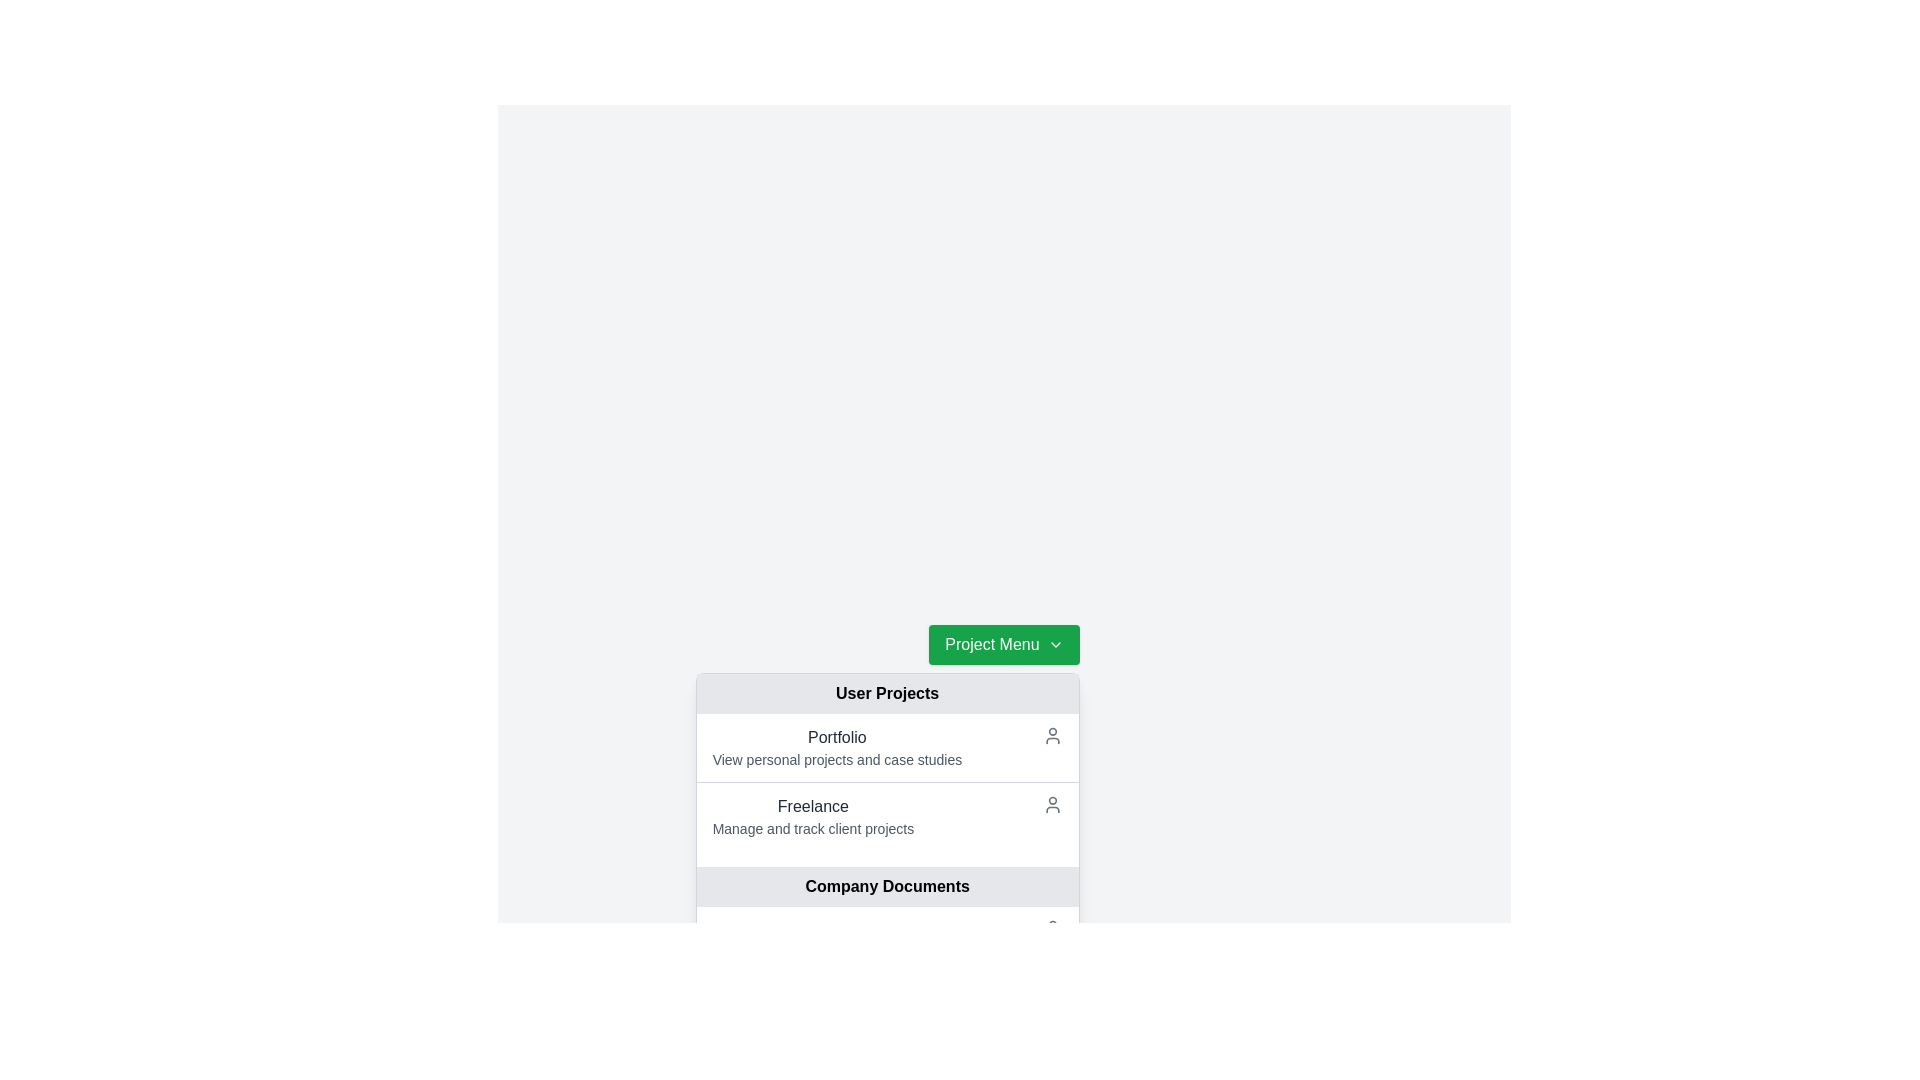  Describe the element at coordinates (886, 781) in the screenshot. I see `the 'Portfolio' entry` at that location.